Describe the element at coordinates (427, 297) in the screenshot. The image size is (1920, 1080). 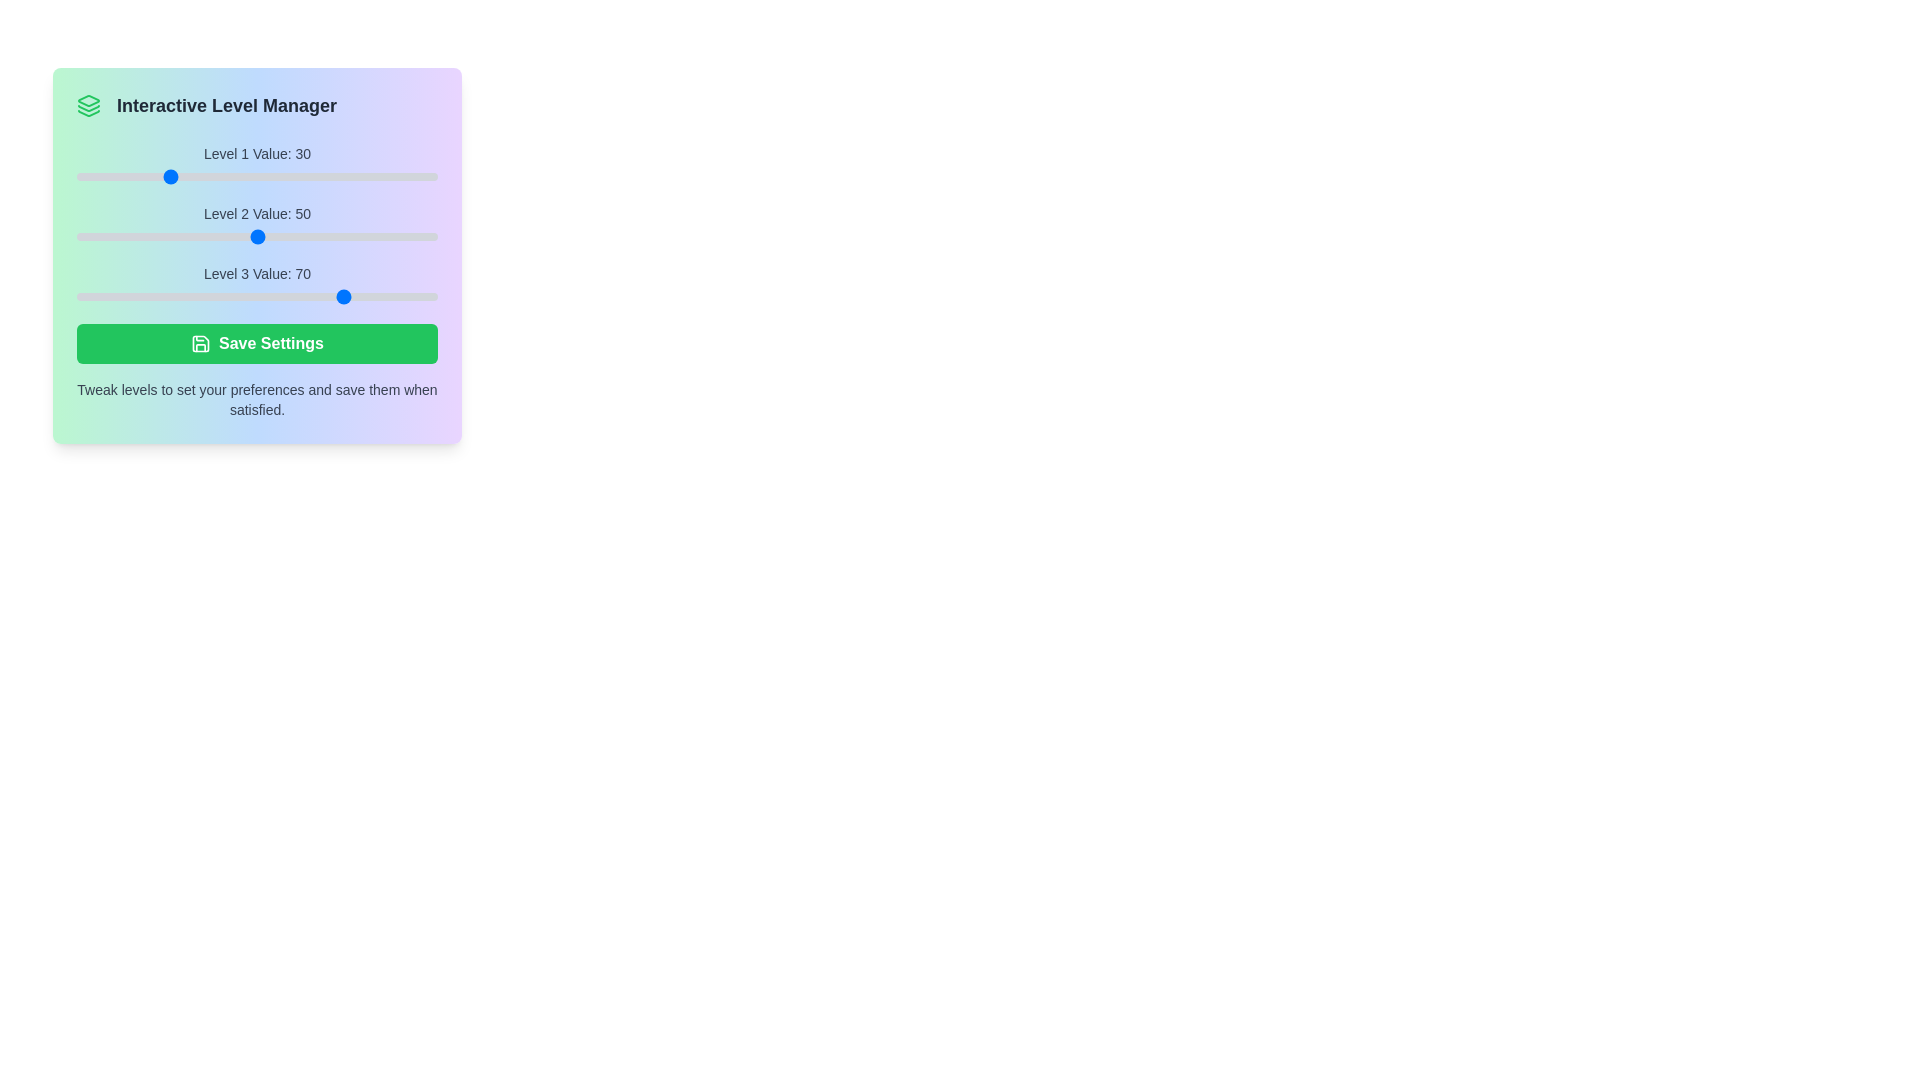
I see `the Level 3 Value slider` at that location.